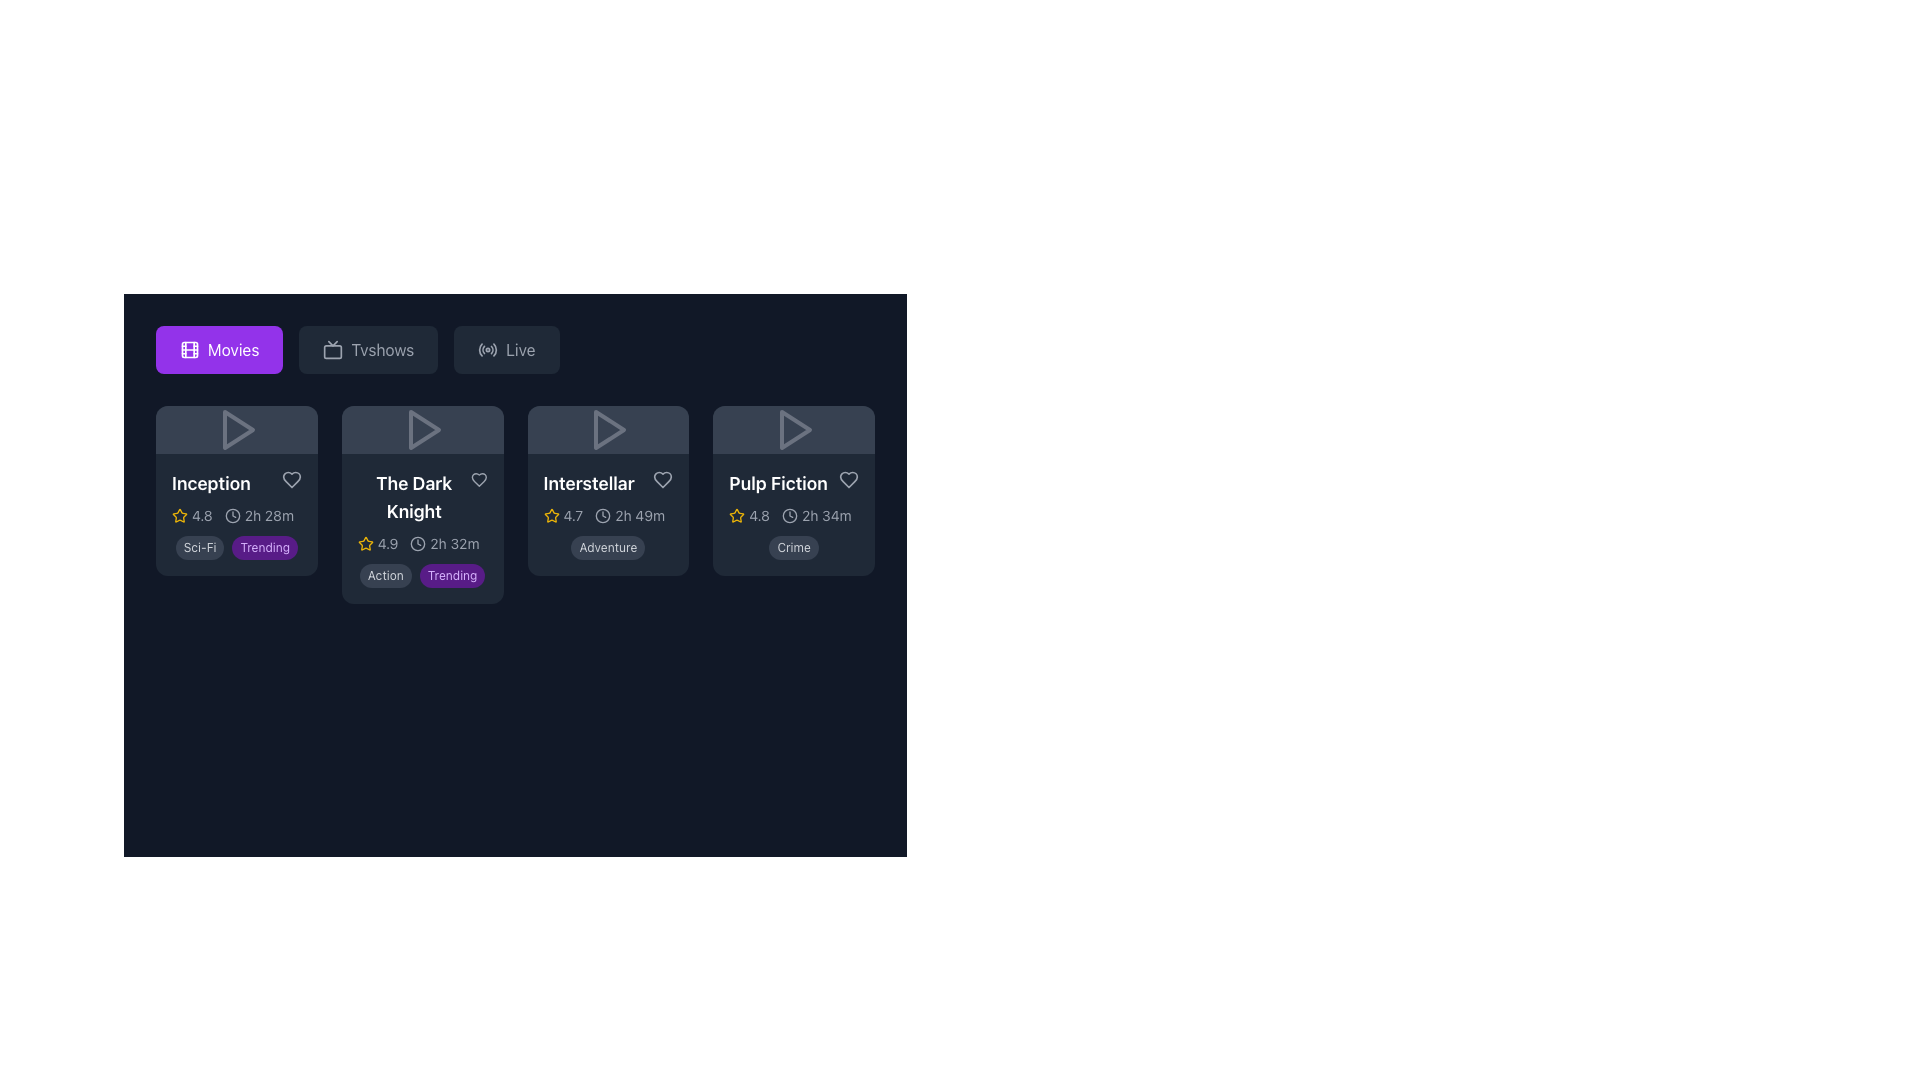  I want to click on the play icon button located in the header area of the 'Inception' movie tile to change its color, so click(238, 428).